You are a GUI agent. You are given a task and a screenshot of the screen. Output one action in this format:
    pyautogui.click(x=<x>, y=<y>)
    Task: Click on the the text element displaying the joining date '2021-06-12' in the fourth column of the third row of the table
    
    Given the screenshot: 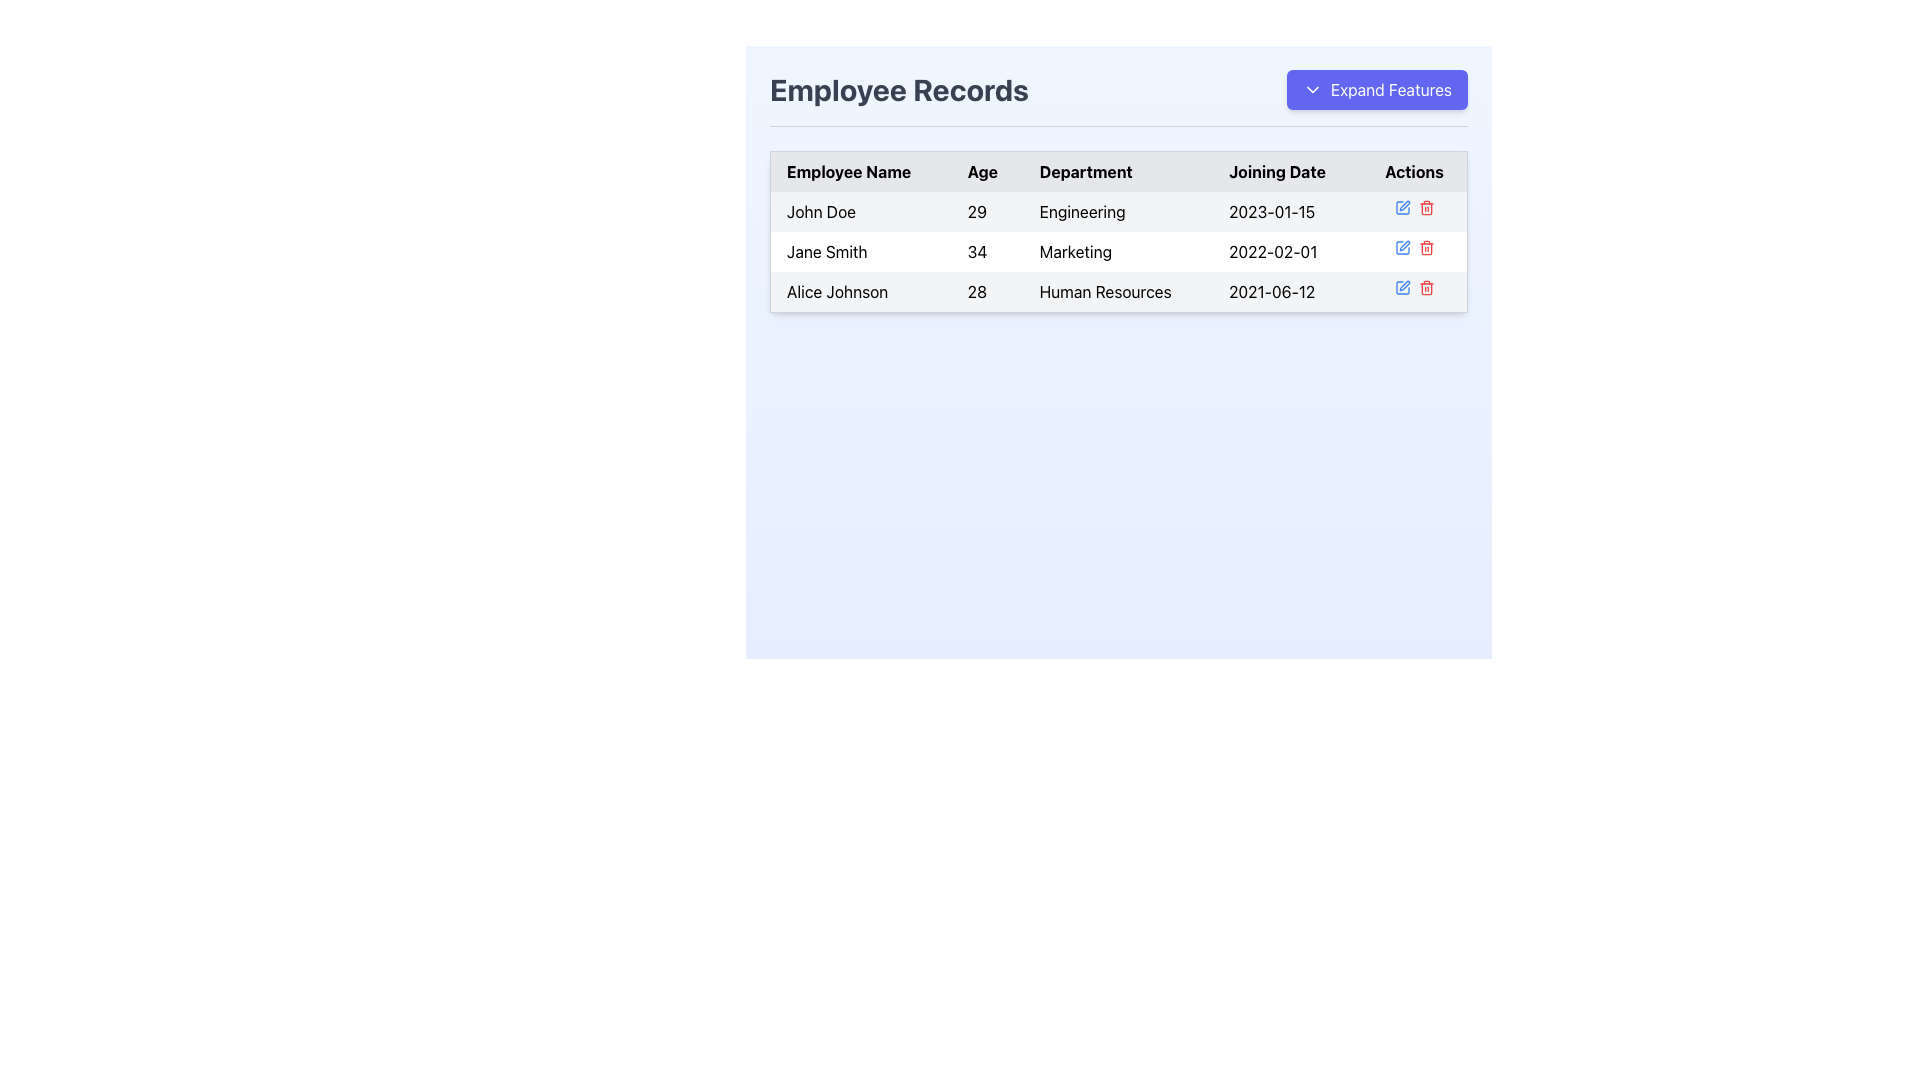 What is the action you would take?
    pyautogui.click(x=1287, y=292)
    